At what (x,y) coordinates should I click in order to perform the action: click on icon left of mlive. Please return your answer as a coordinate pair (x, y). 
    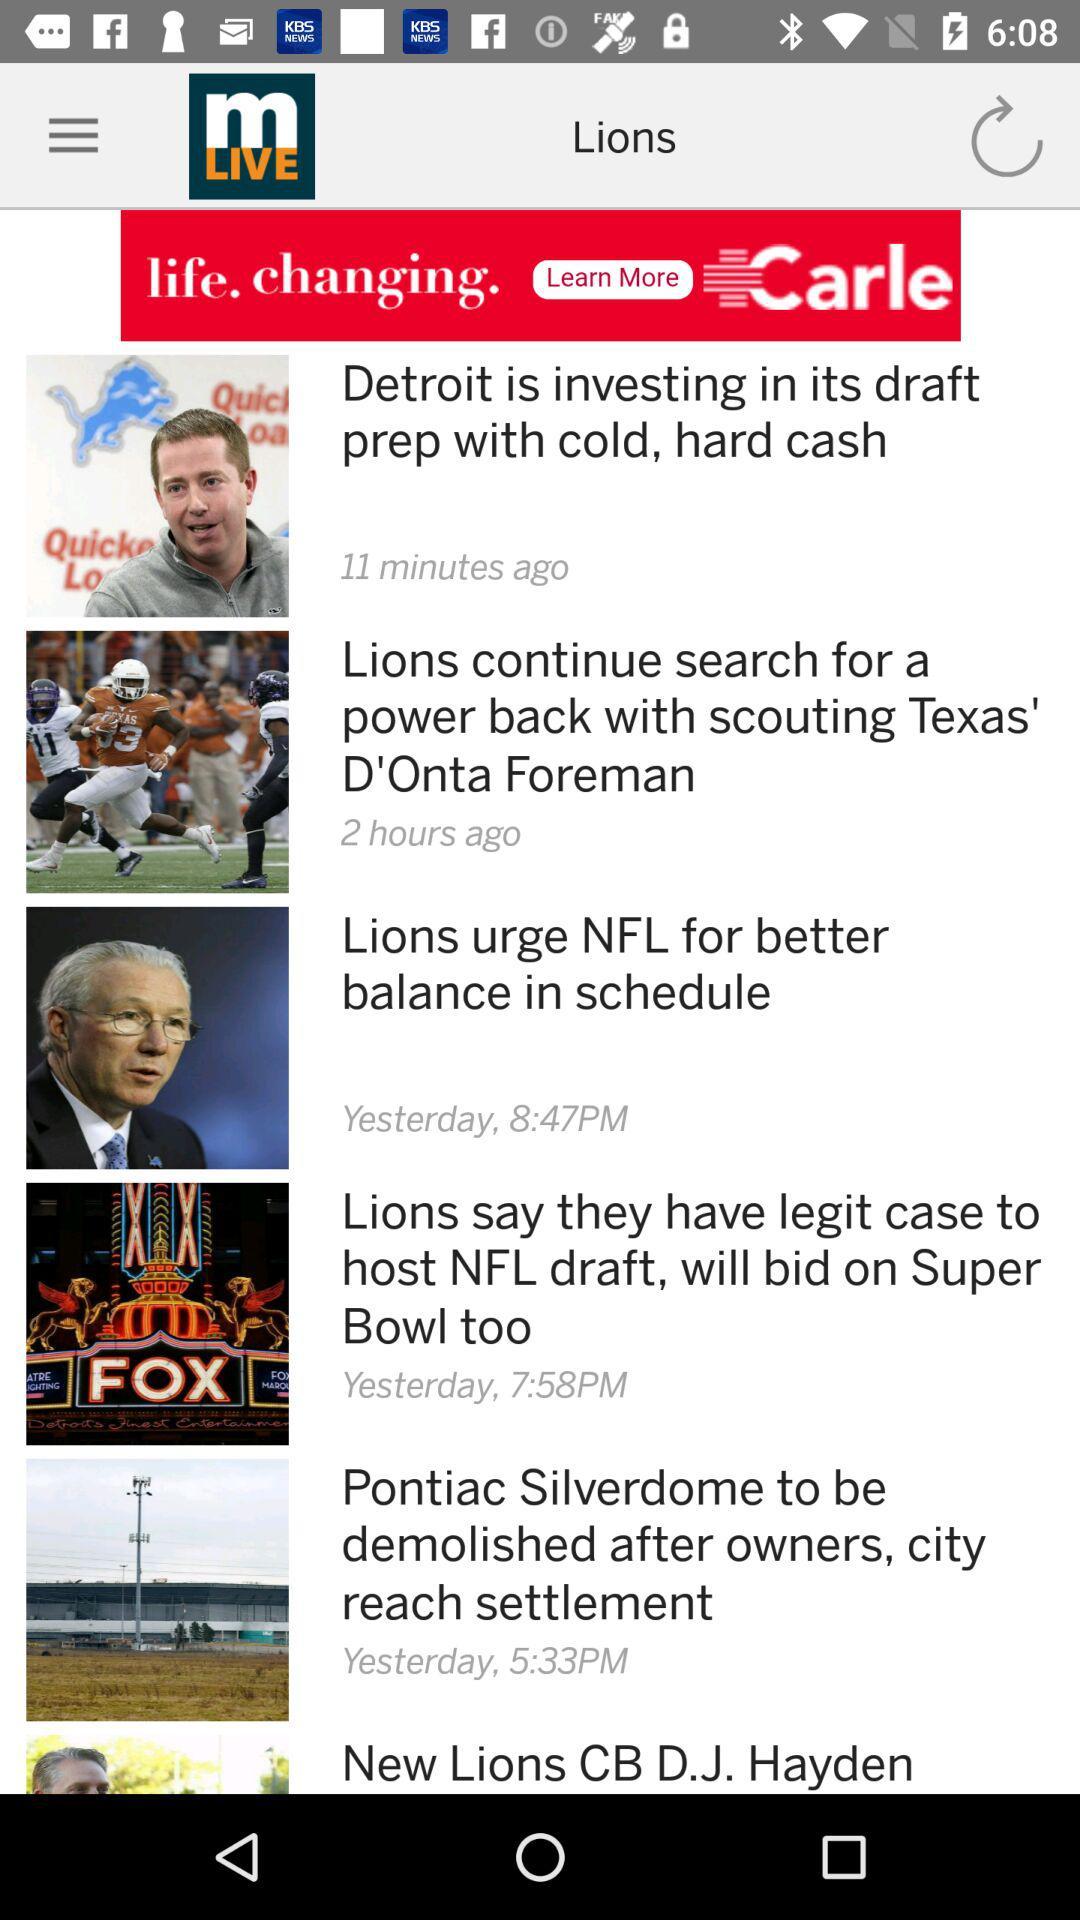
    Looking at the image, I should click on (72, 135).